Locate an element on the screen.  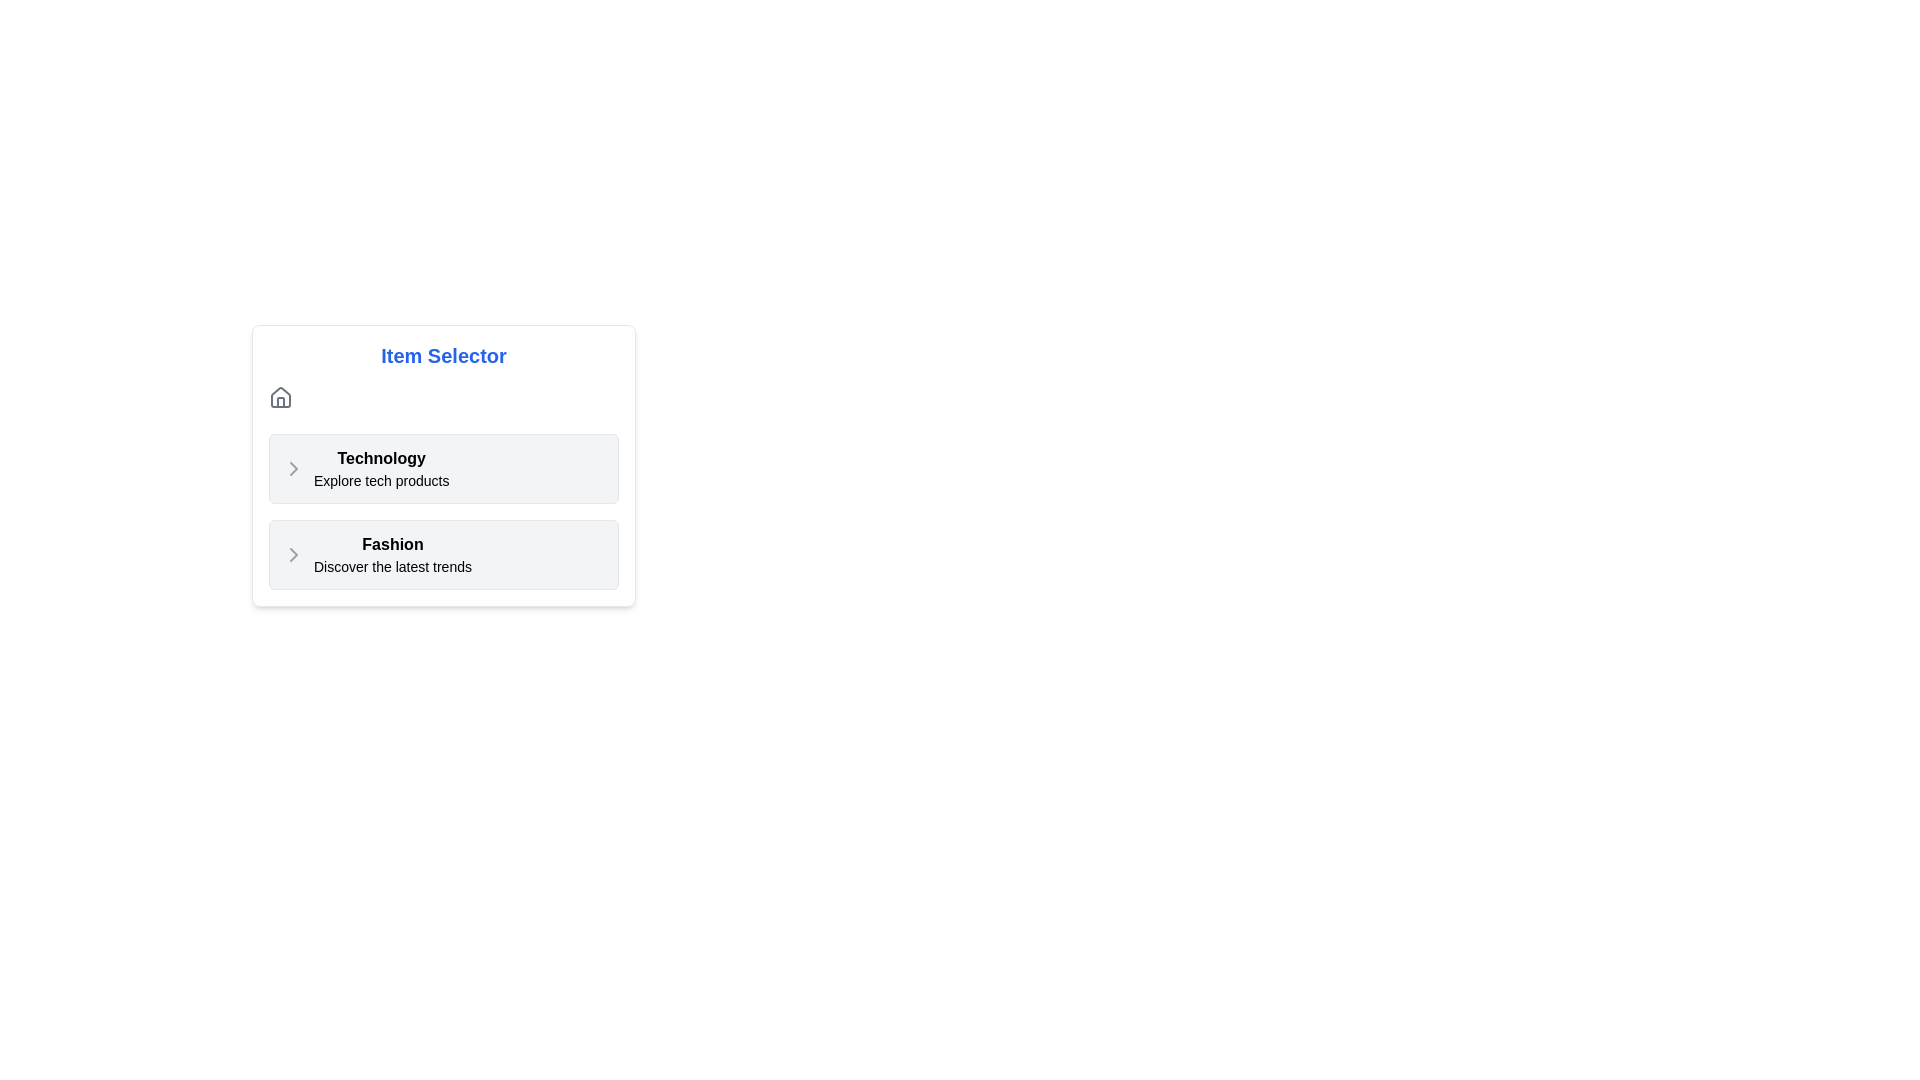
the interactive grid containing two options, 'Technology' and 'Fashion' is located at coordinates (443, 511).